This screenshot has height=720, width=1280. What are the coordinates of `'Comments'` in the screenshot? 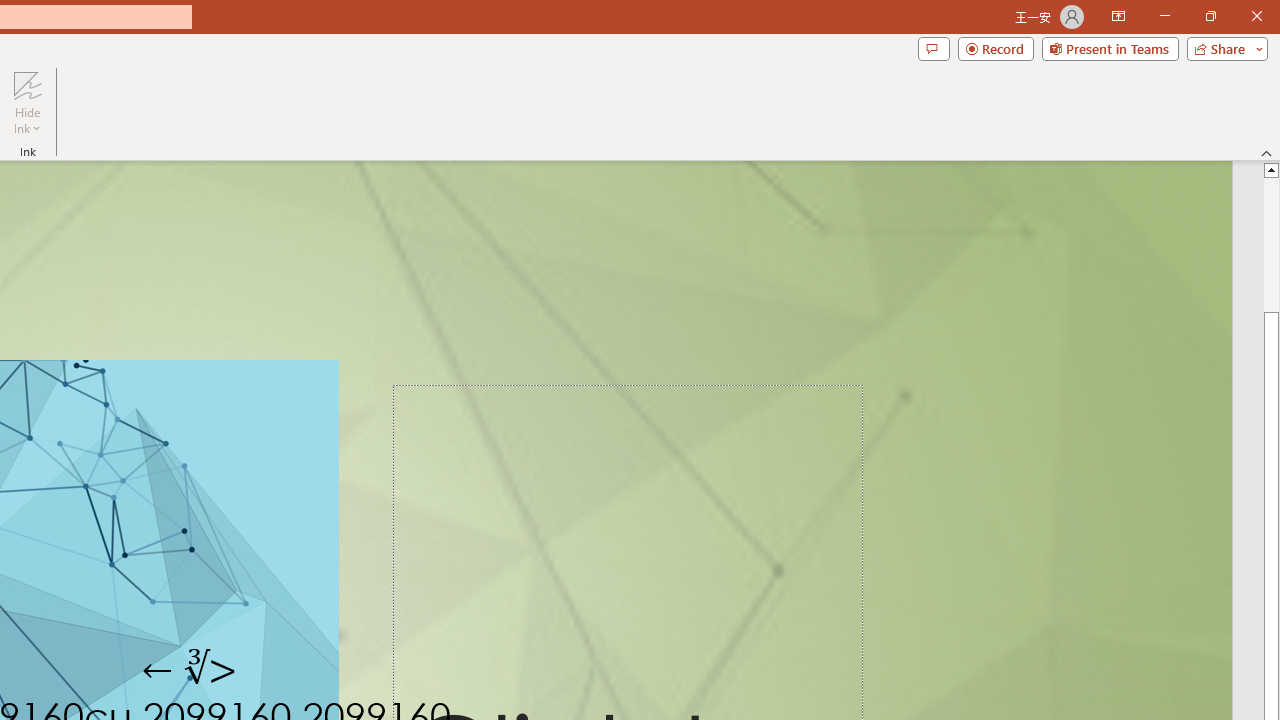 It's located at (932, 47).